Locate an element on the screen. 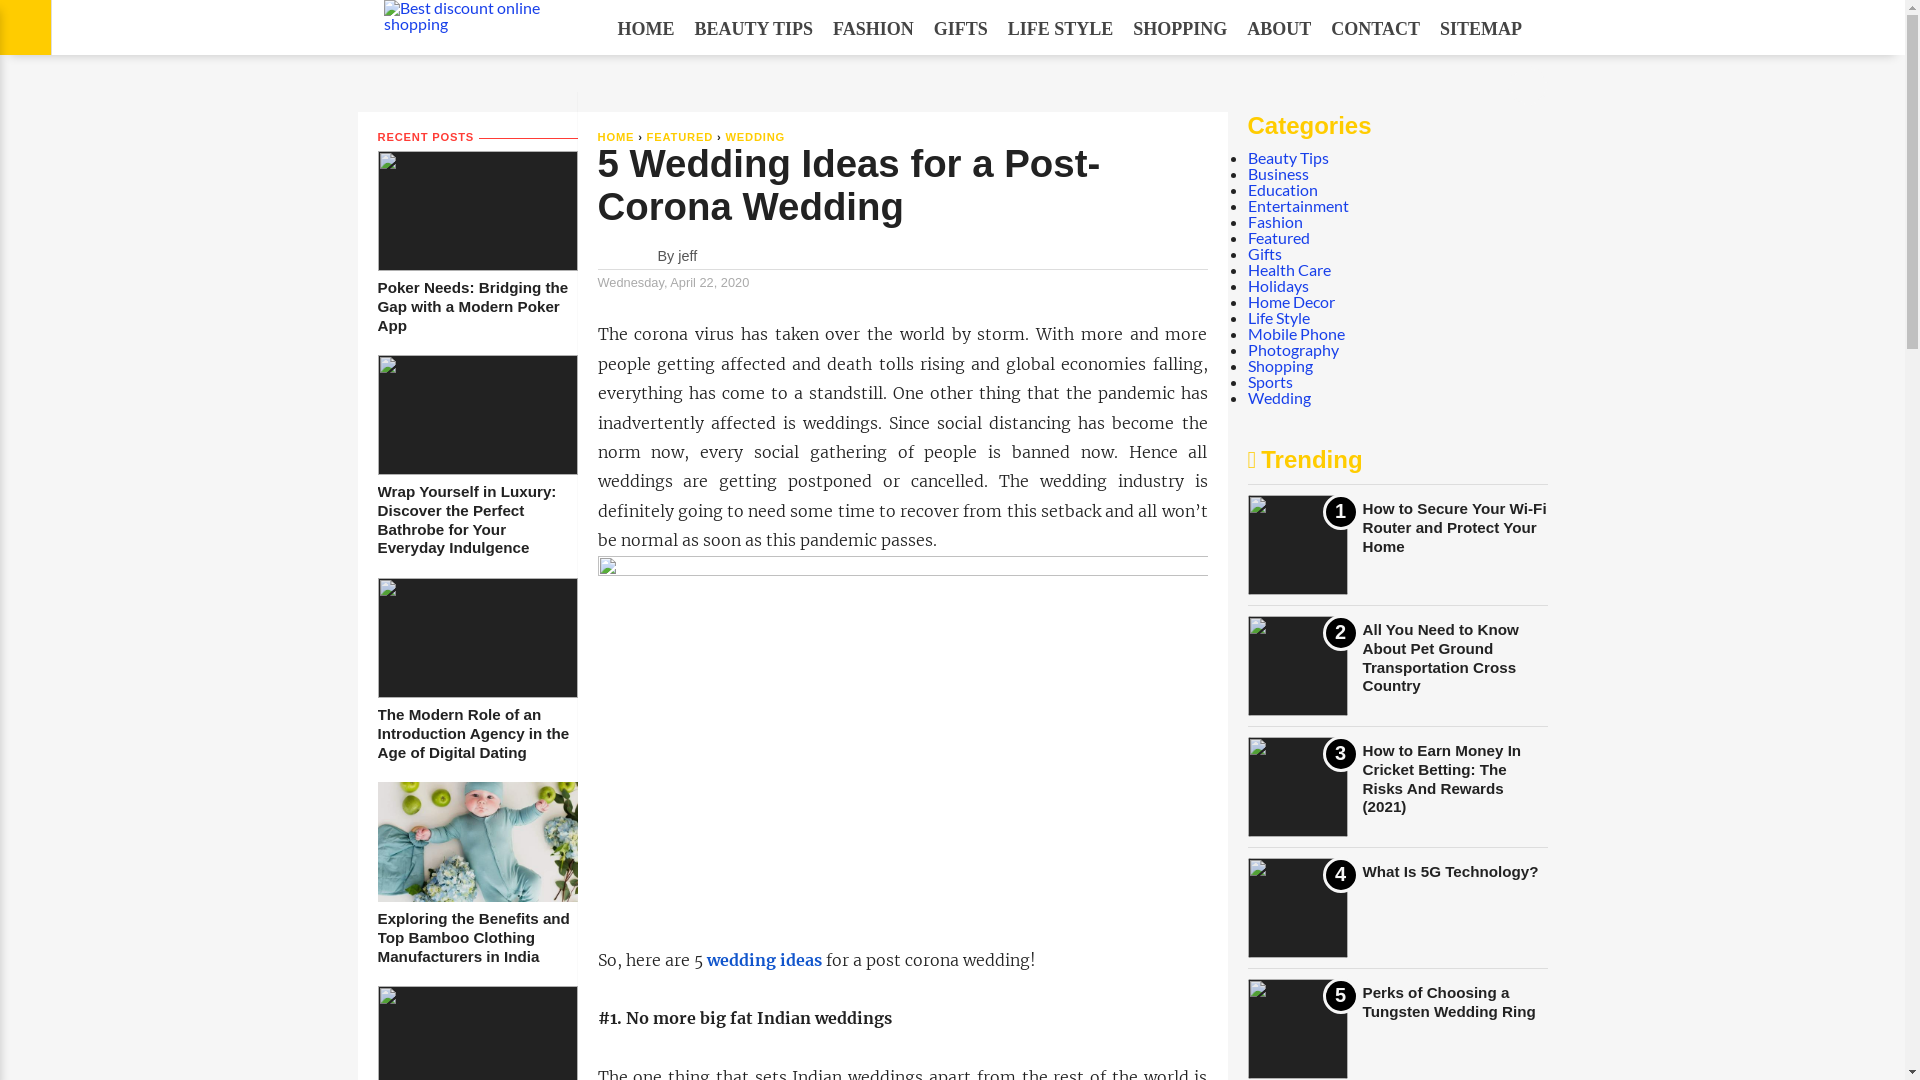 The height and width of the screenshot is (1080, 1920). 'Education' is located at coordinates (1282, 189).